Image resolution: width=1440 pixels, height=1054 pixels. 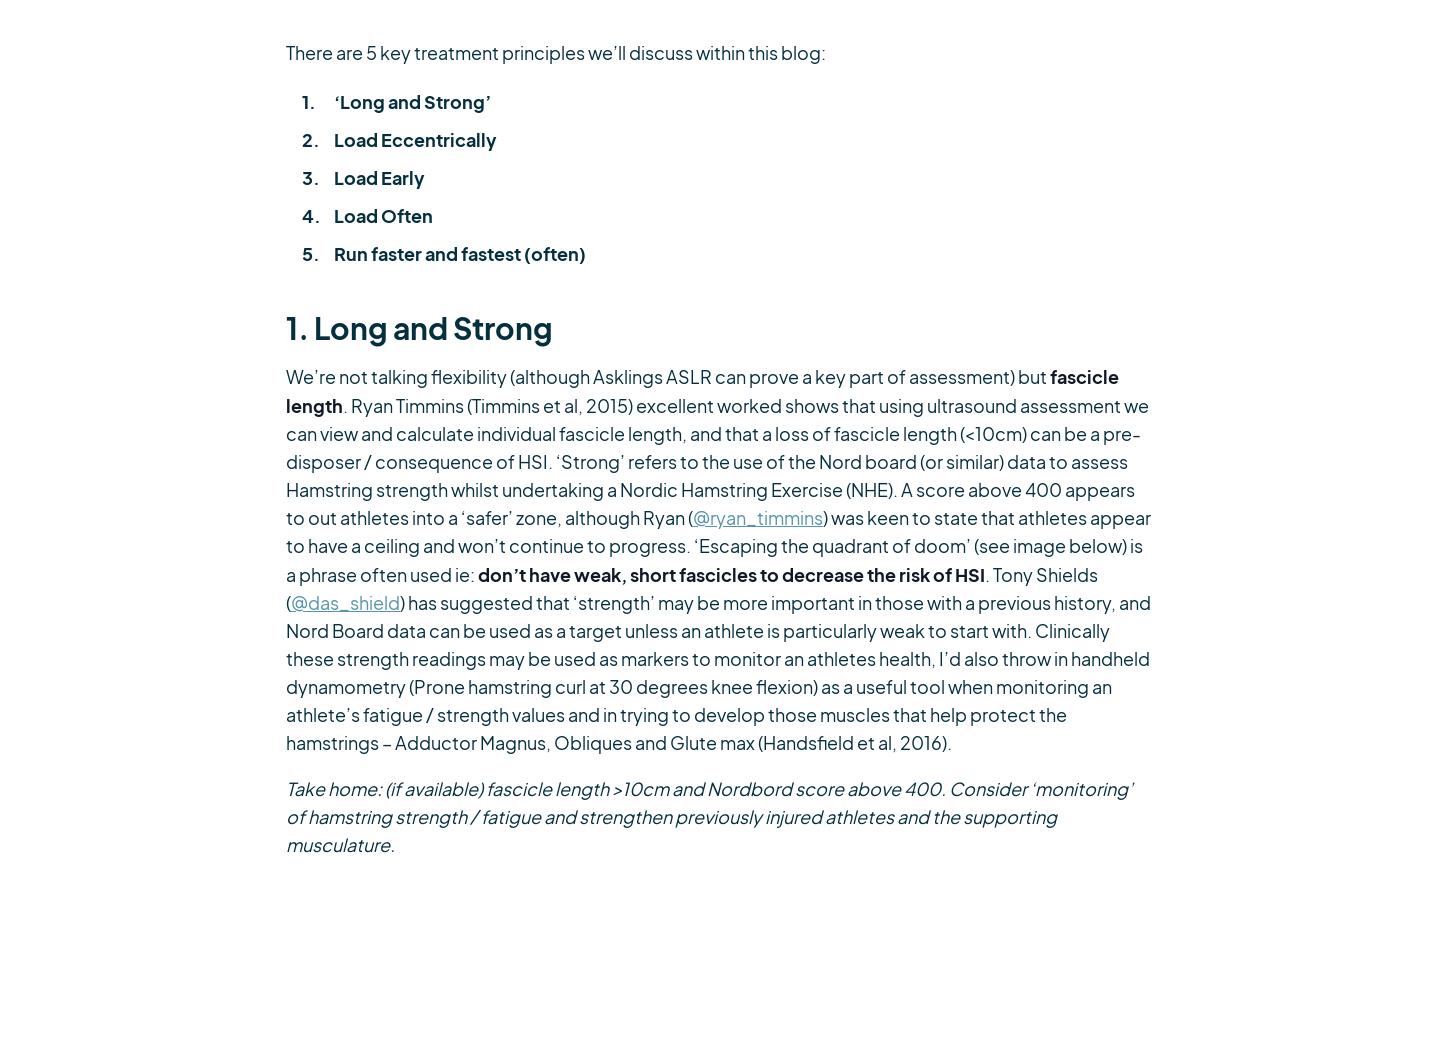 I want to click on ') has suggested that ‘strength’ may be more important in those with a previous history, and Nord Board data can be used as a target unless an athlete is particularly weak to start with. Clinically these strength readings may be used as markers to monitor an athletes health, I’d also throw in handheld dynamometry (Prone hamstring curl at 30 degrees knee flexion) as a useful tool when monitoring an athlete’s fatigue / strength values and in trying to develop those muscles that help protect the hamstrings – Adductor Magnus, Obliques and Glute max (Handsfield et al, 2016).', so click(x=284, y=672).